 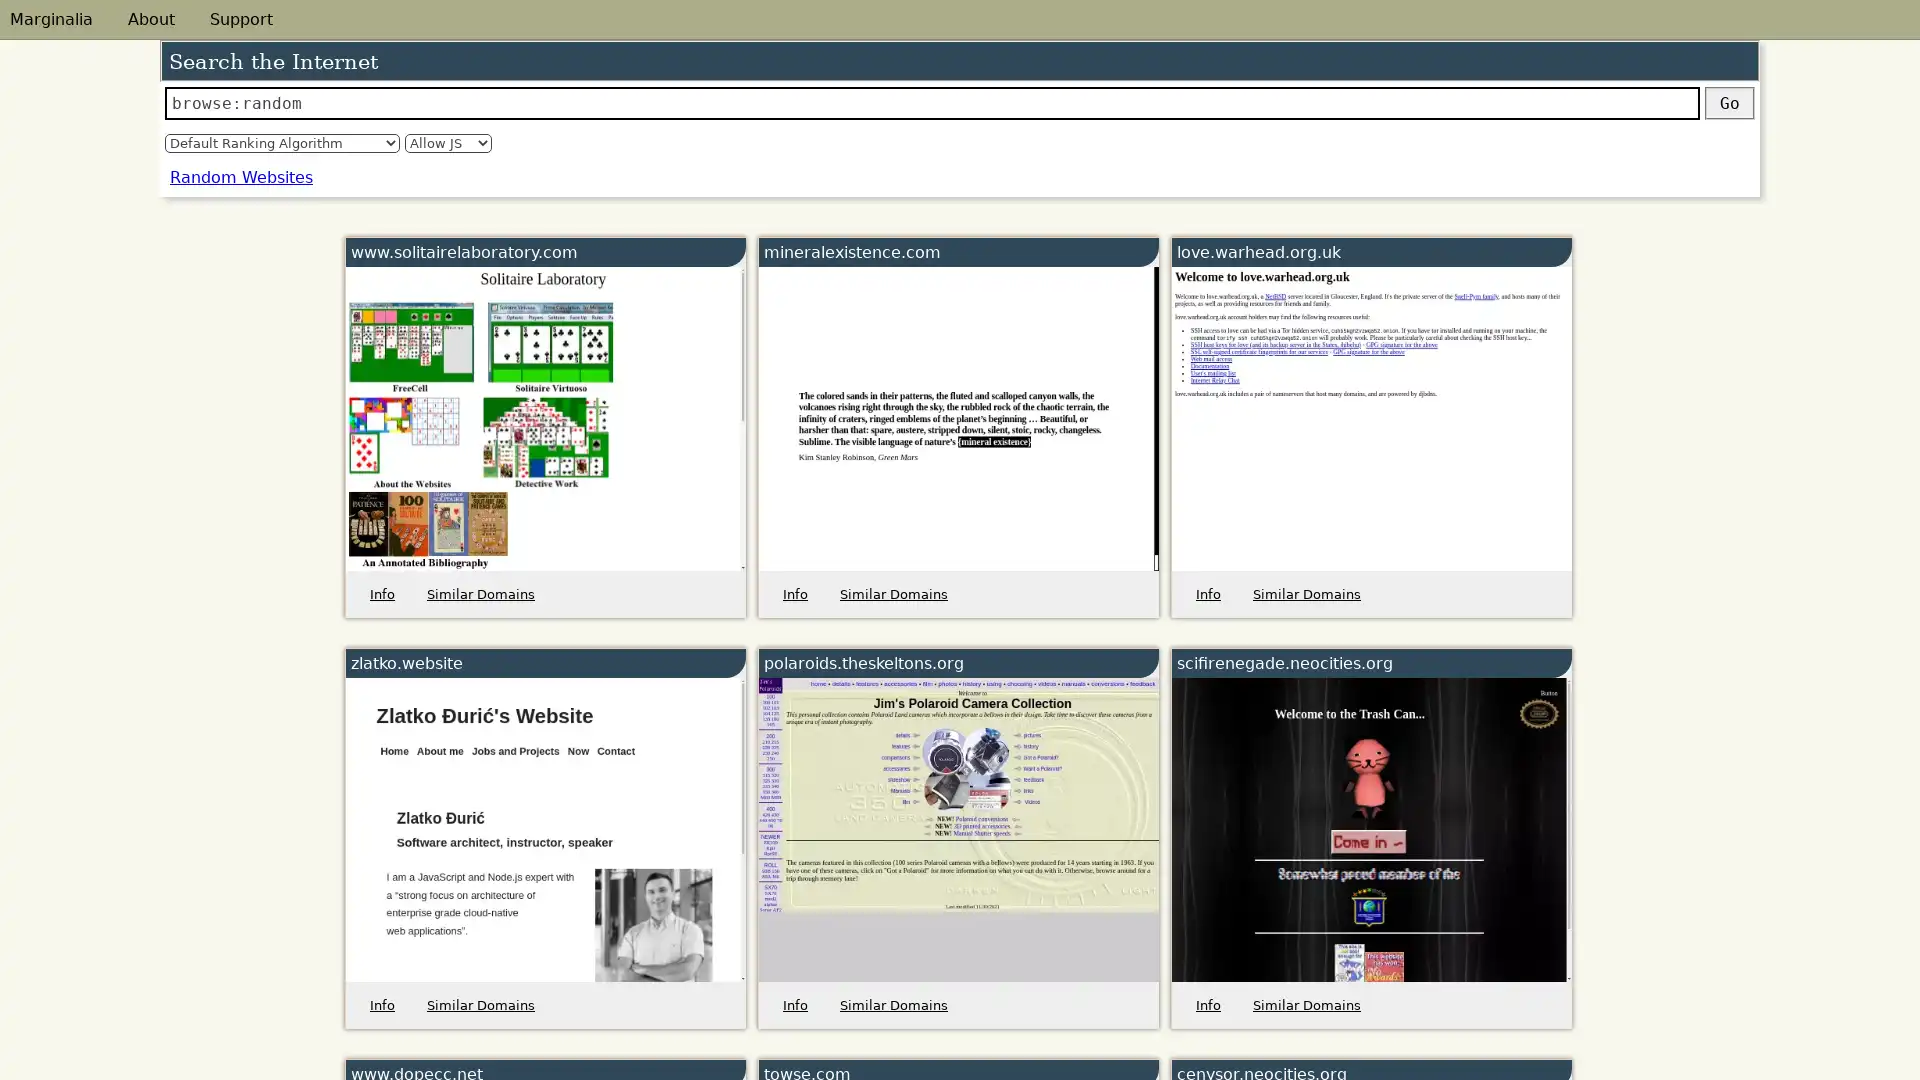 What do you see at coordinates (1728, 103) in the screenshot?
I see `Go` at bounding box center [1728, 103].